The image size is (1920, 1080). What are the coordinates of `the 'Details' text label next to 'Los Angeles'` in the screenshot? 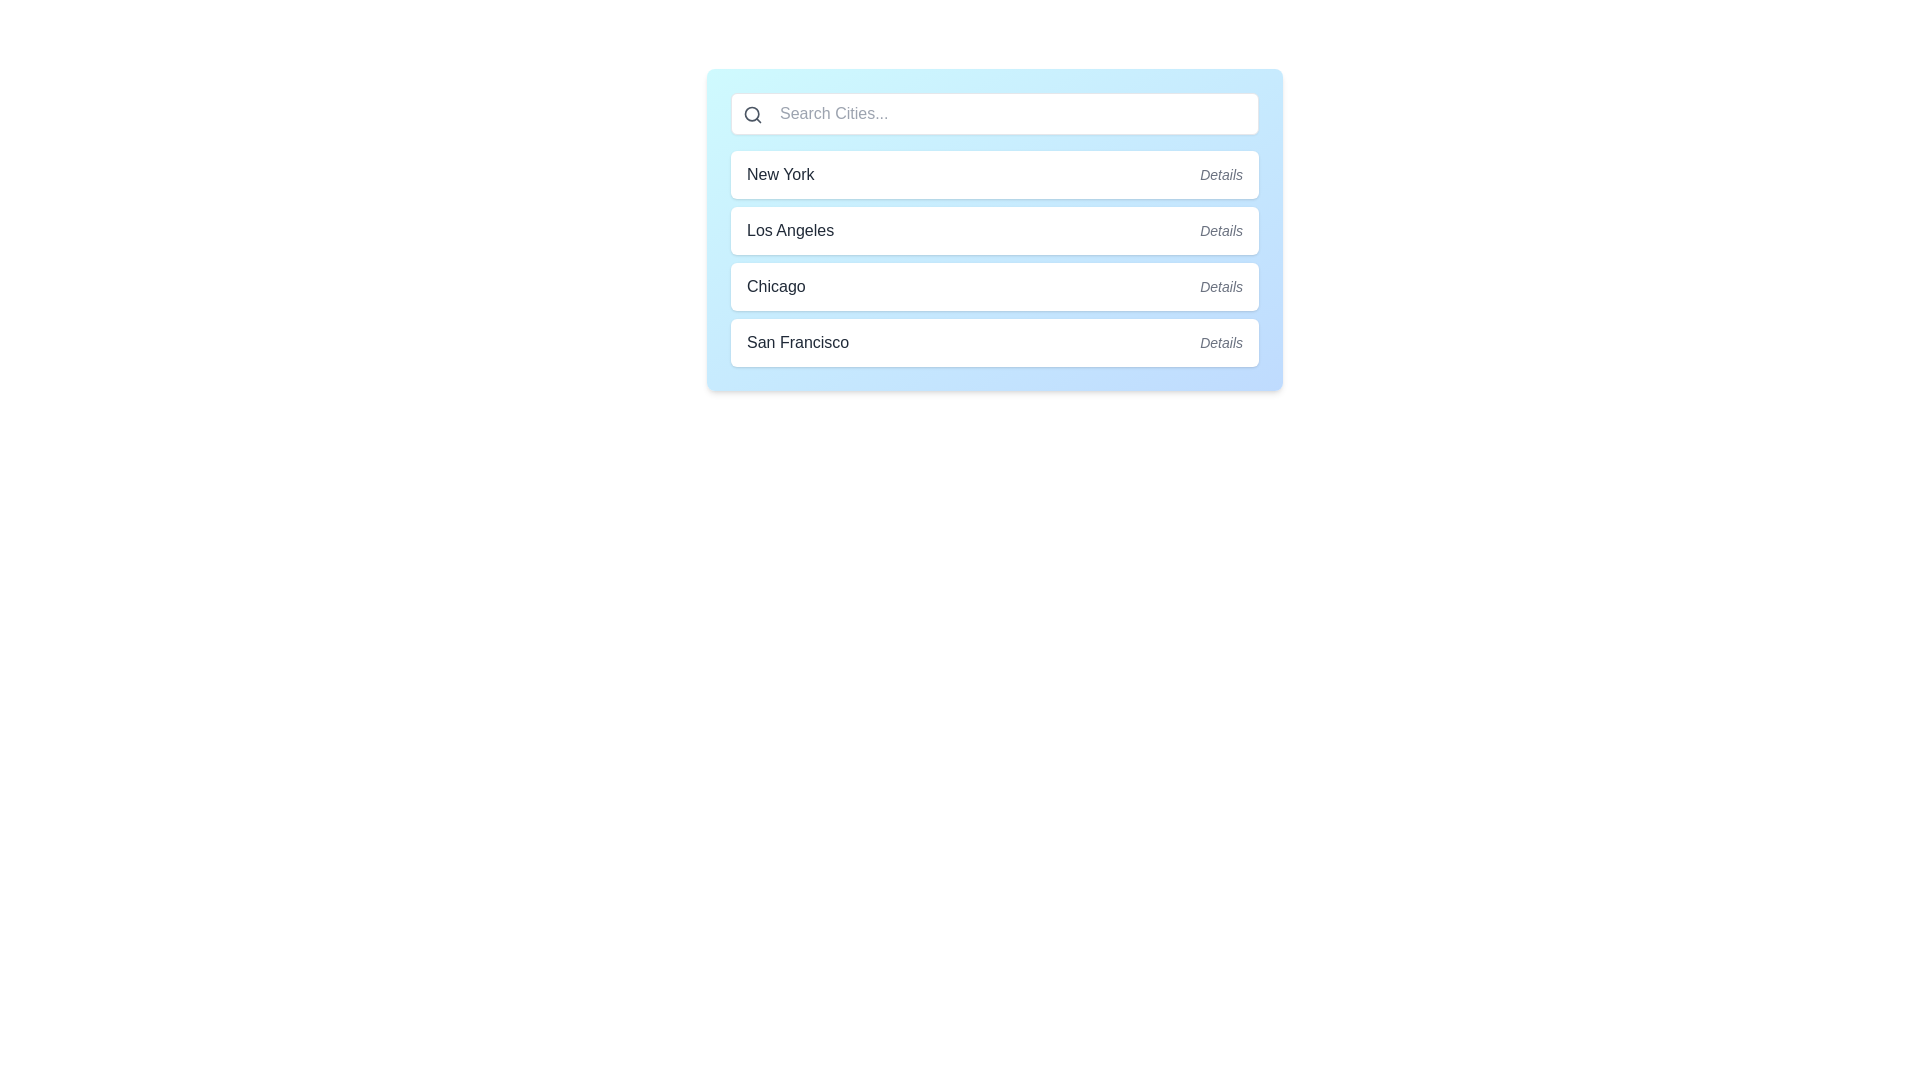 It's located at (1220, 230).